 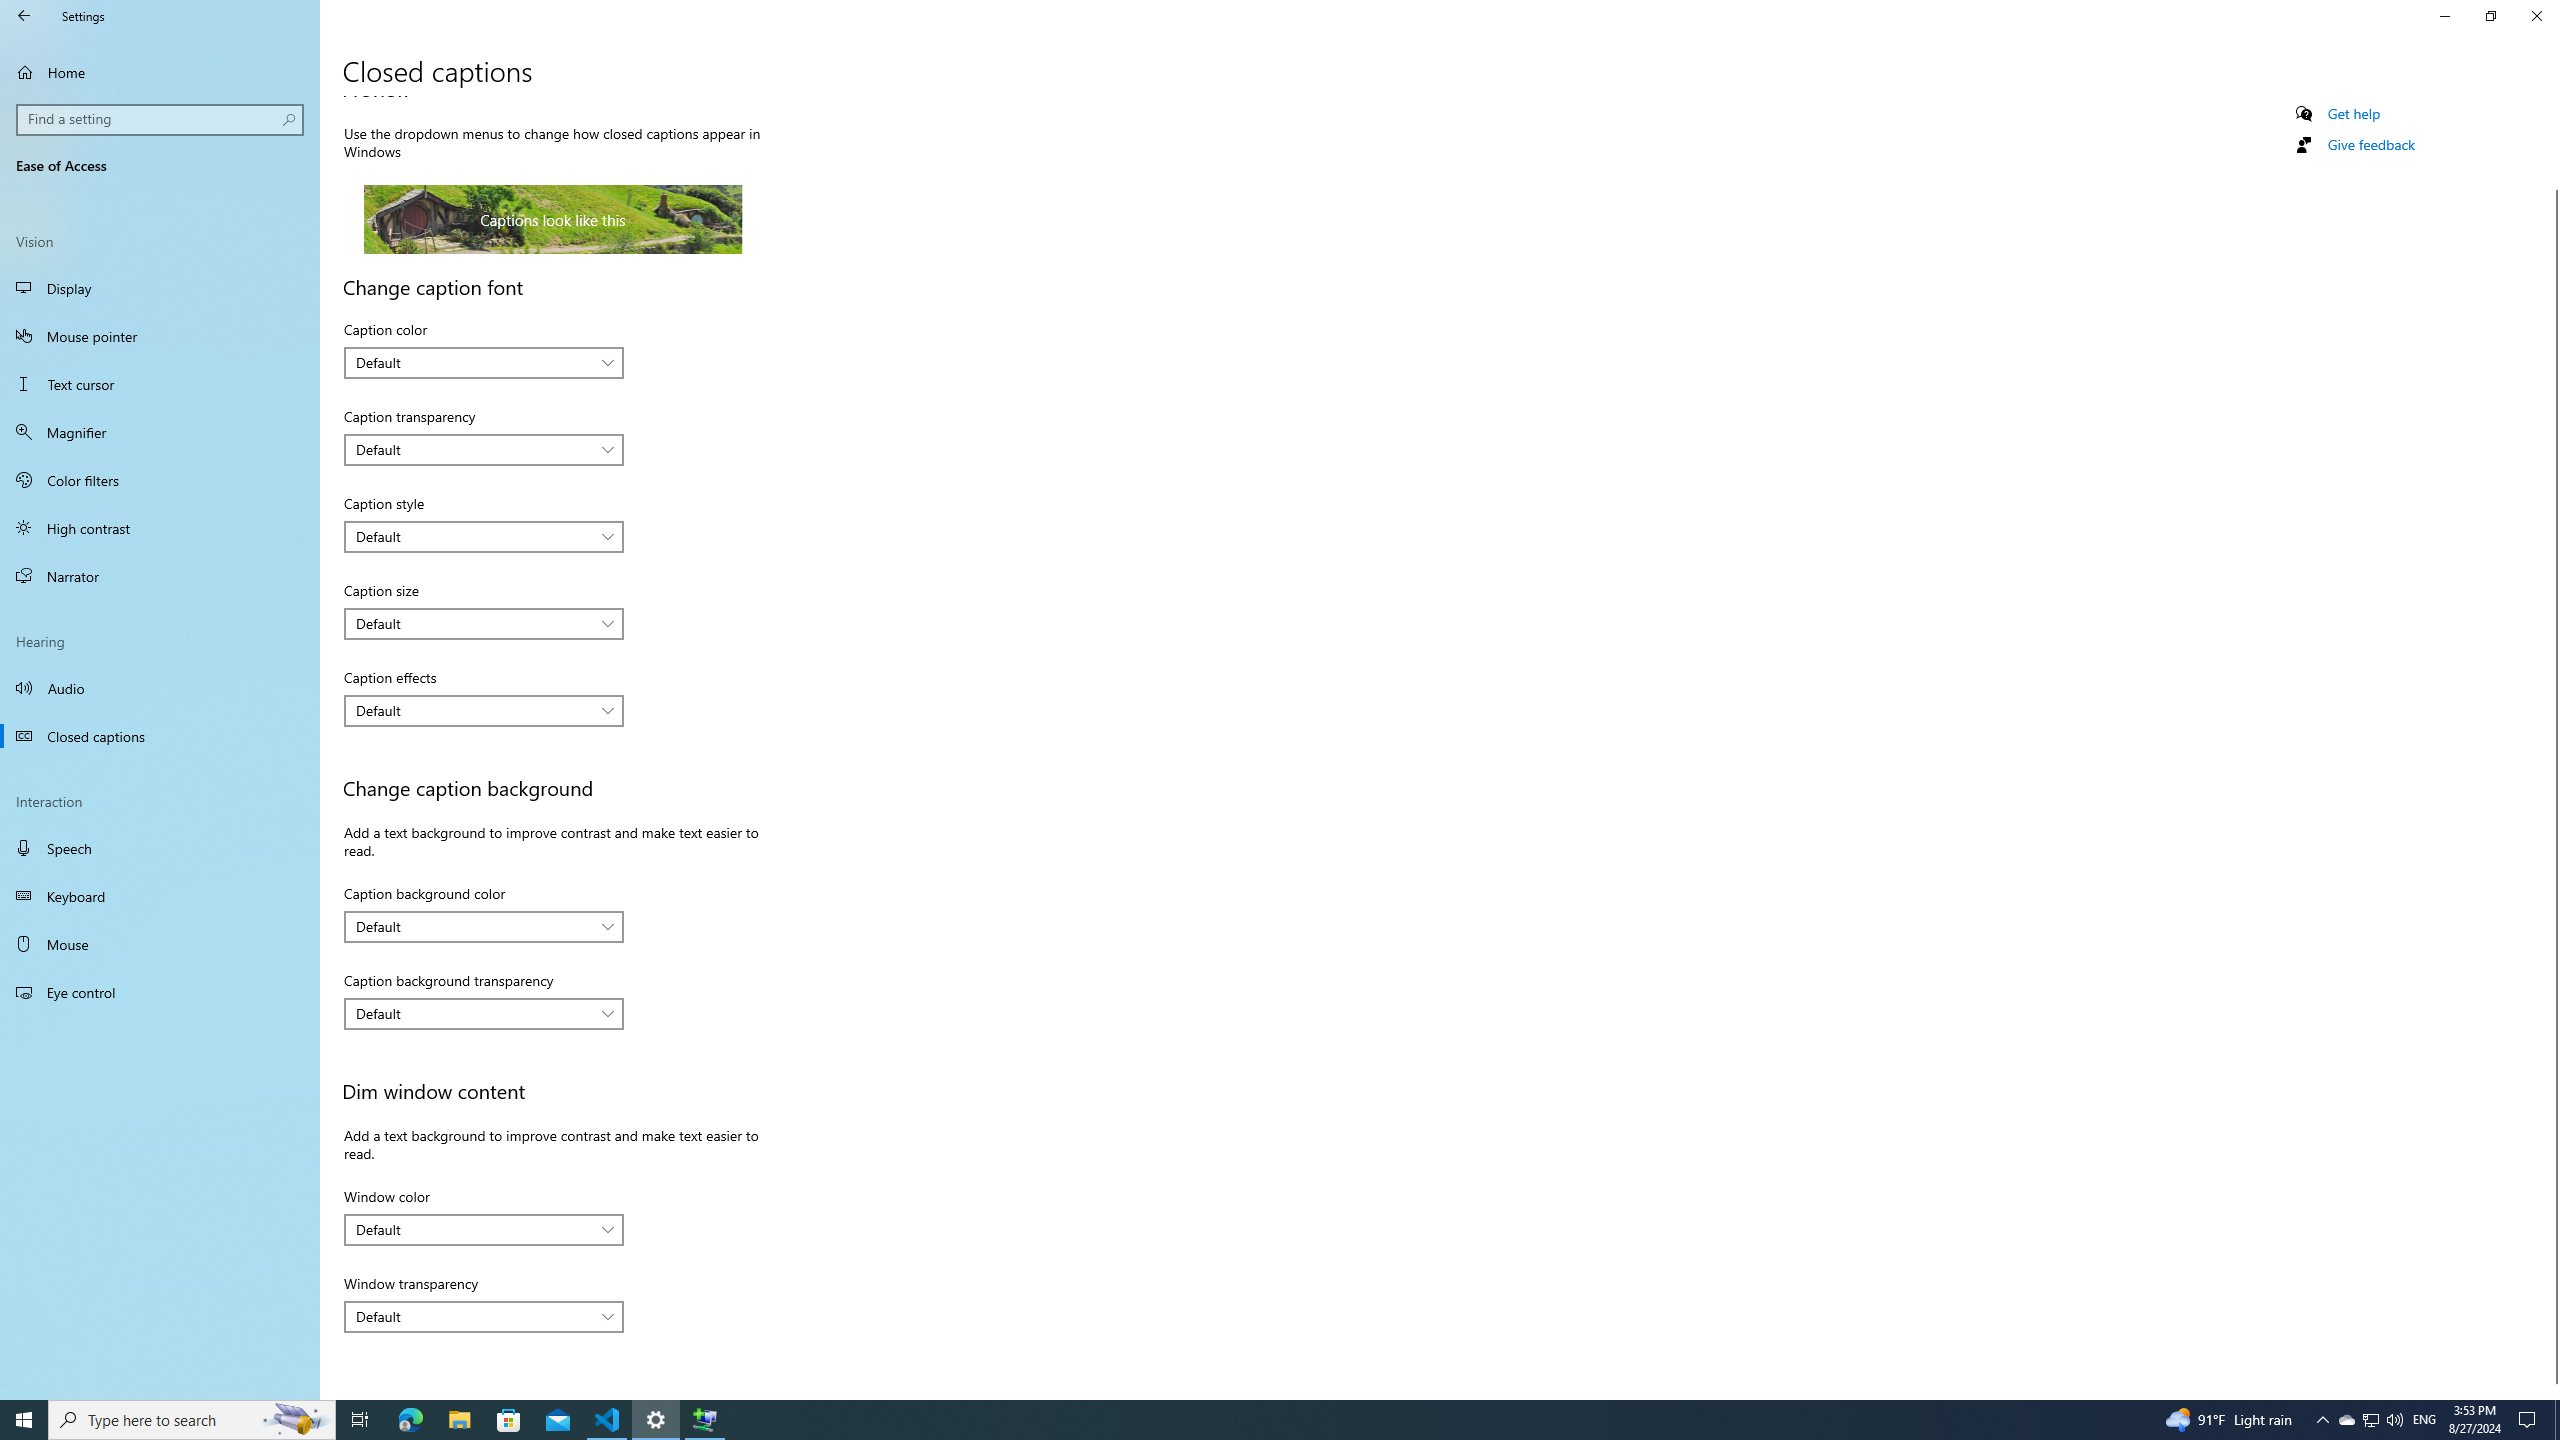 I want to click on 'Narrator', so click(x=159, y=575).